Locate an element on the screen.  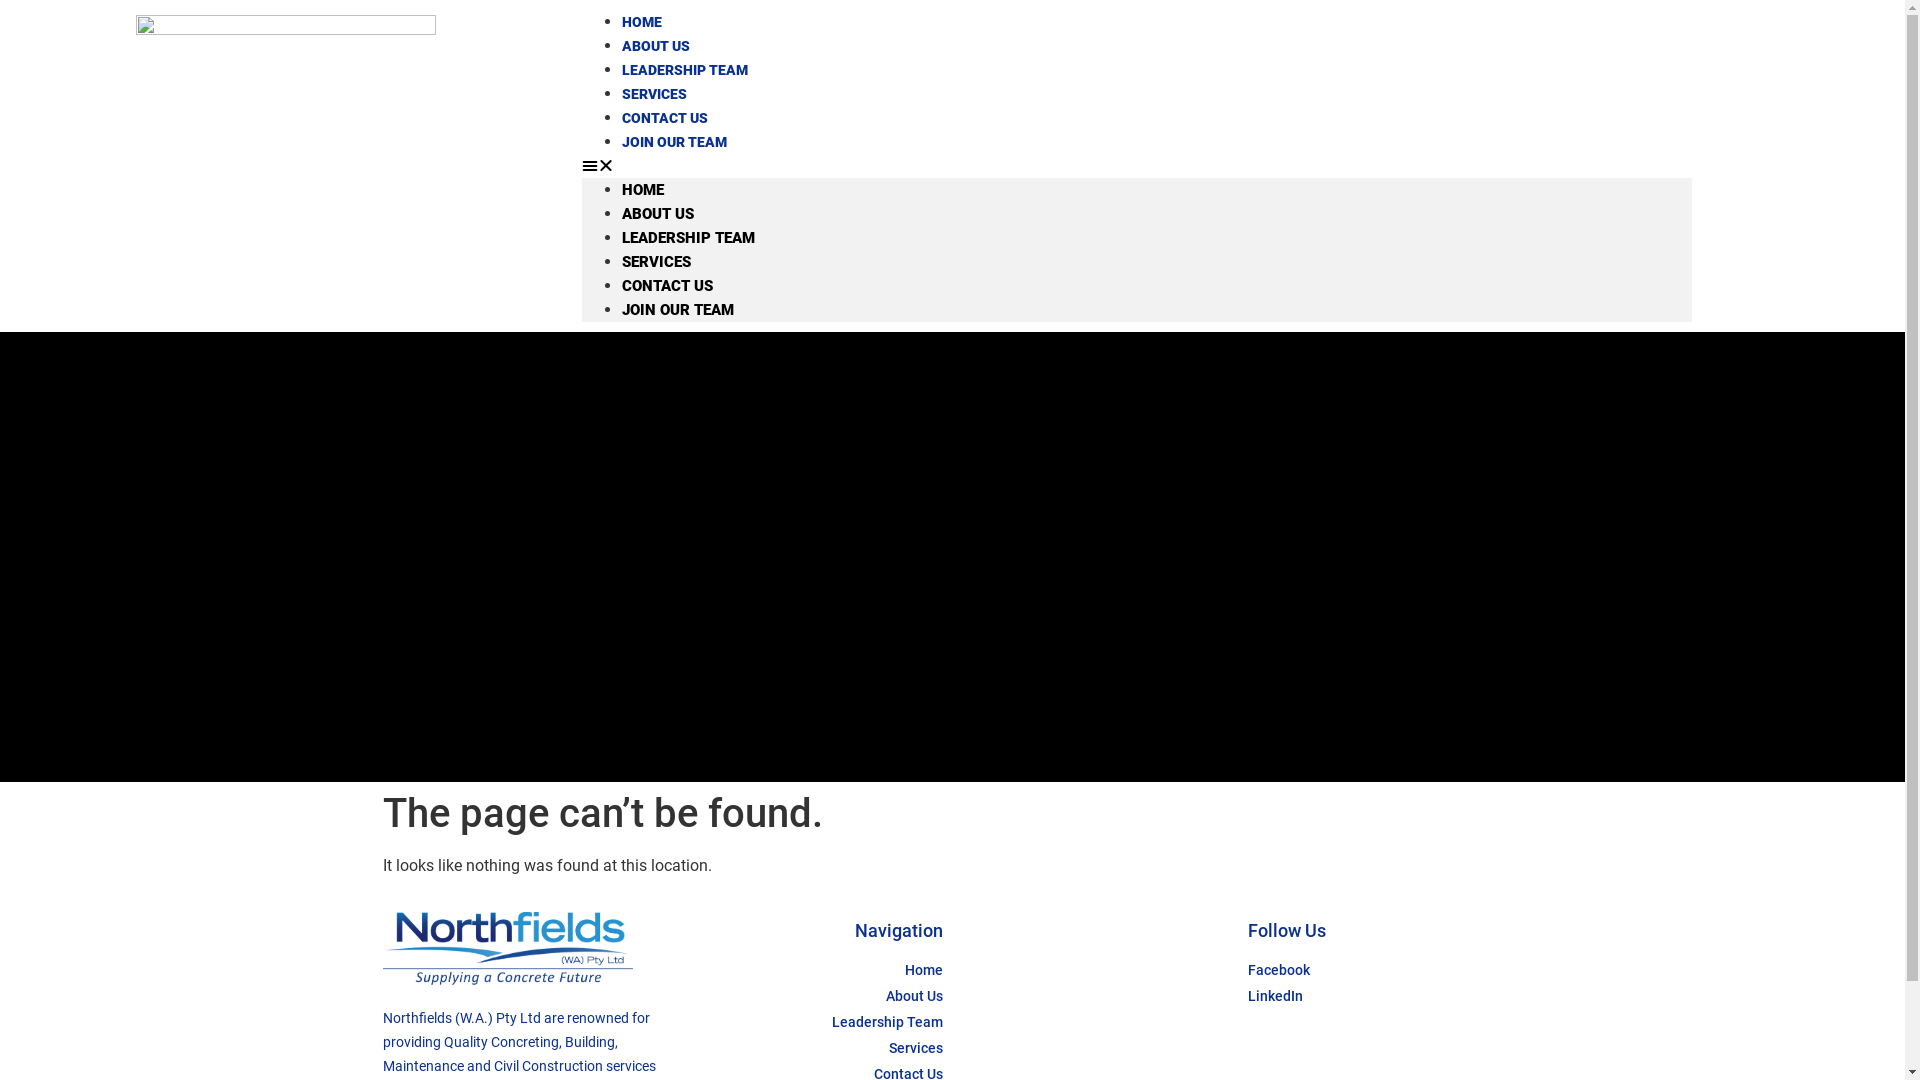
'LinkedIn' is located at coordinates (1379, 996).